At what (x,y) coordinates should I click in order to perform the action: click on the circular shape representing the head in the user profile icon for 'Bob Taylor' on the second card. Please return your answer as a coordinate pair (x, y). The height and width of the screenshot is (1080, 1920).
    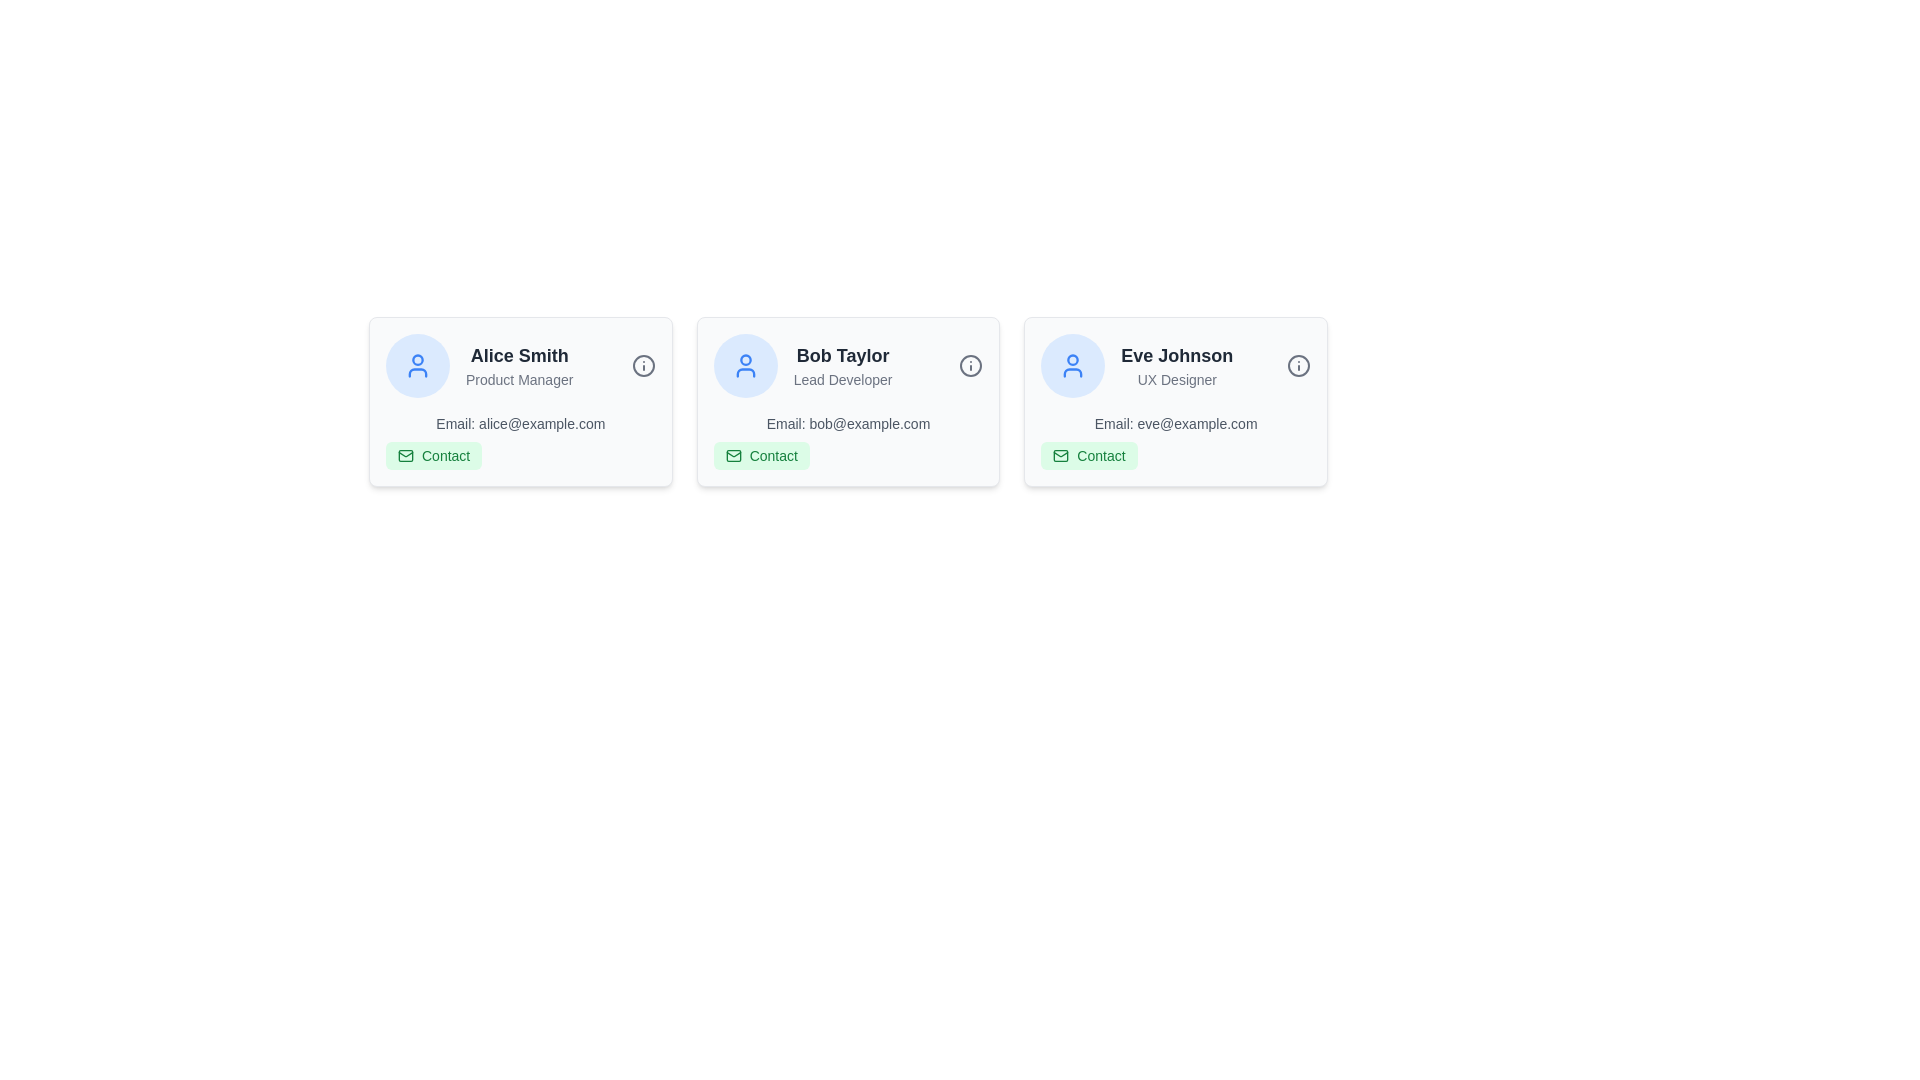
    Looking at the image, I should click on (744, 360).